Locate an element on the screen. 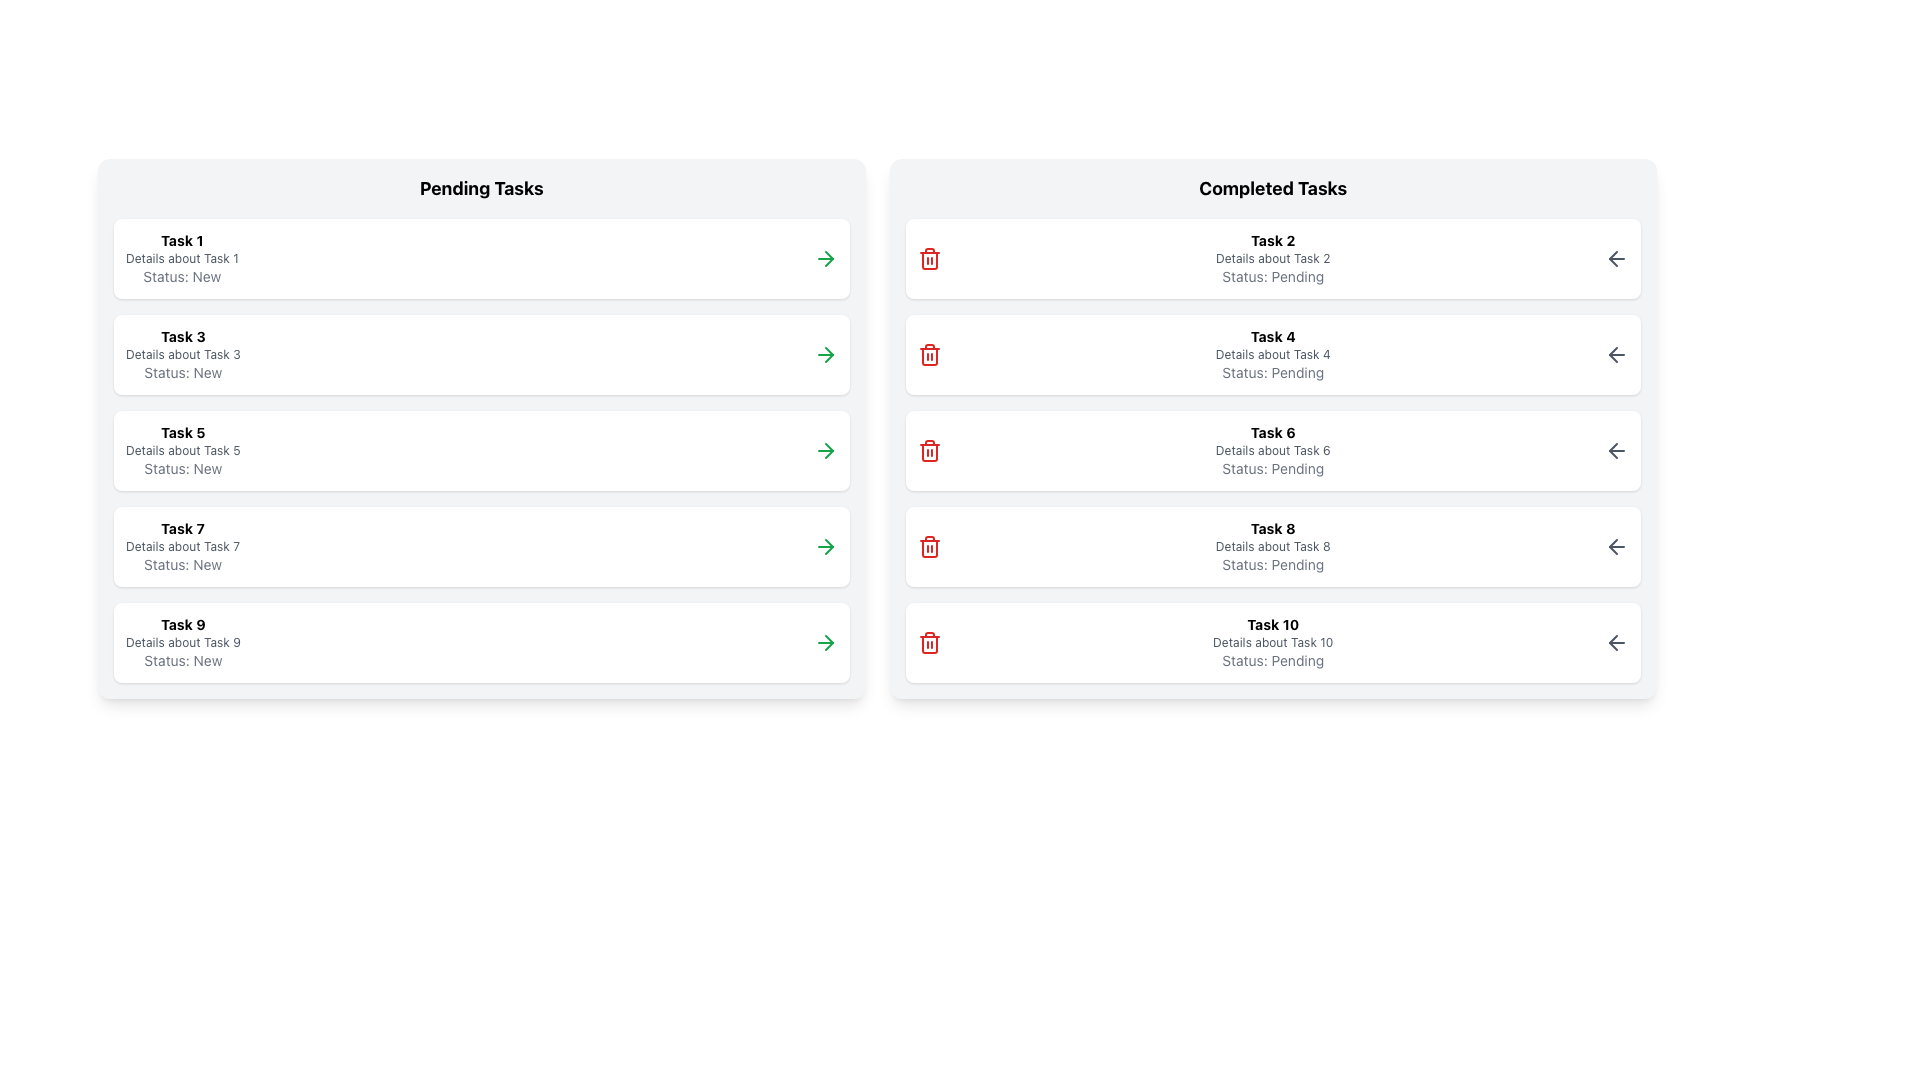  the bolded text label displaying 'Task 8' located in the 'Completed Tasks' section, specifically in the fourth task card as the first line of text is located at coordinates (1272, 527).